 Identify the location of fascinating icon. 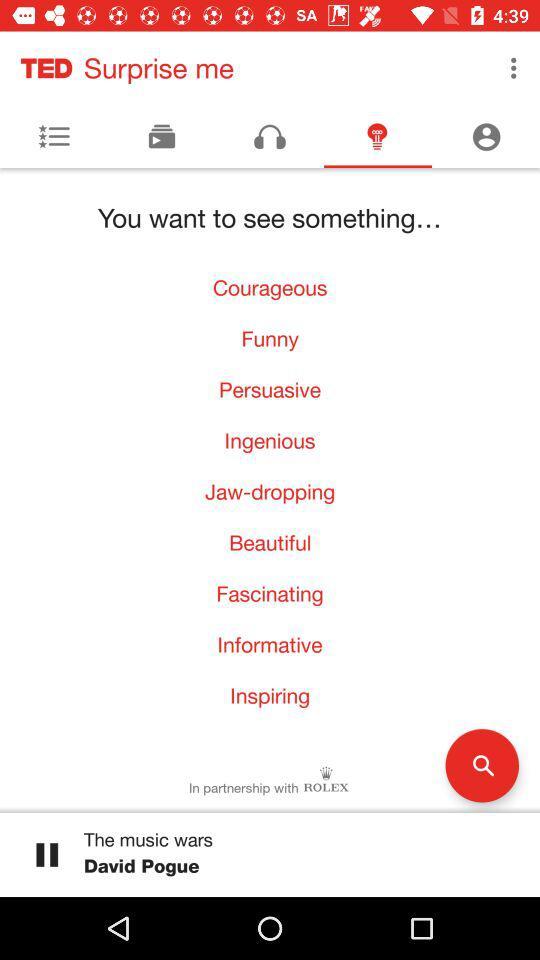
(270, 593).